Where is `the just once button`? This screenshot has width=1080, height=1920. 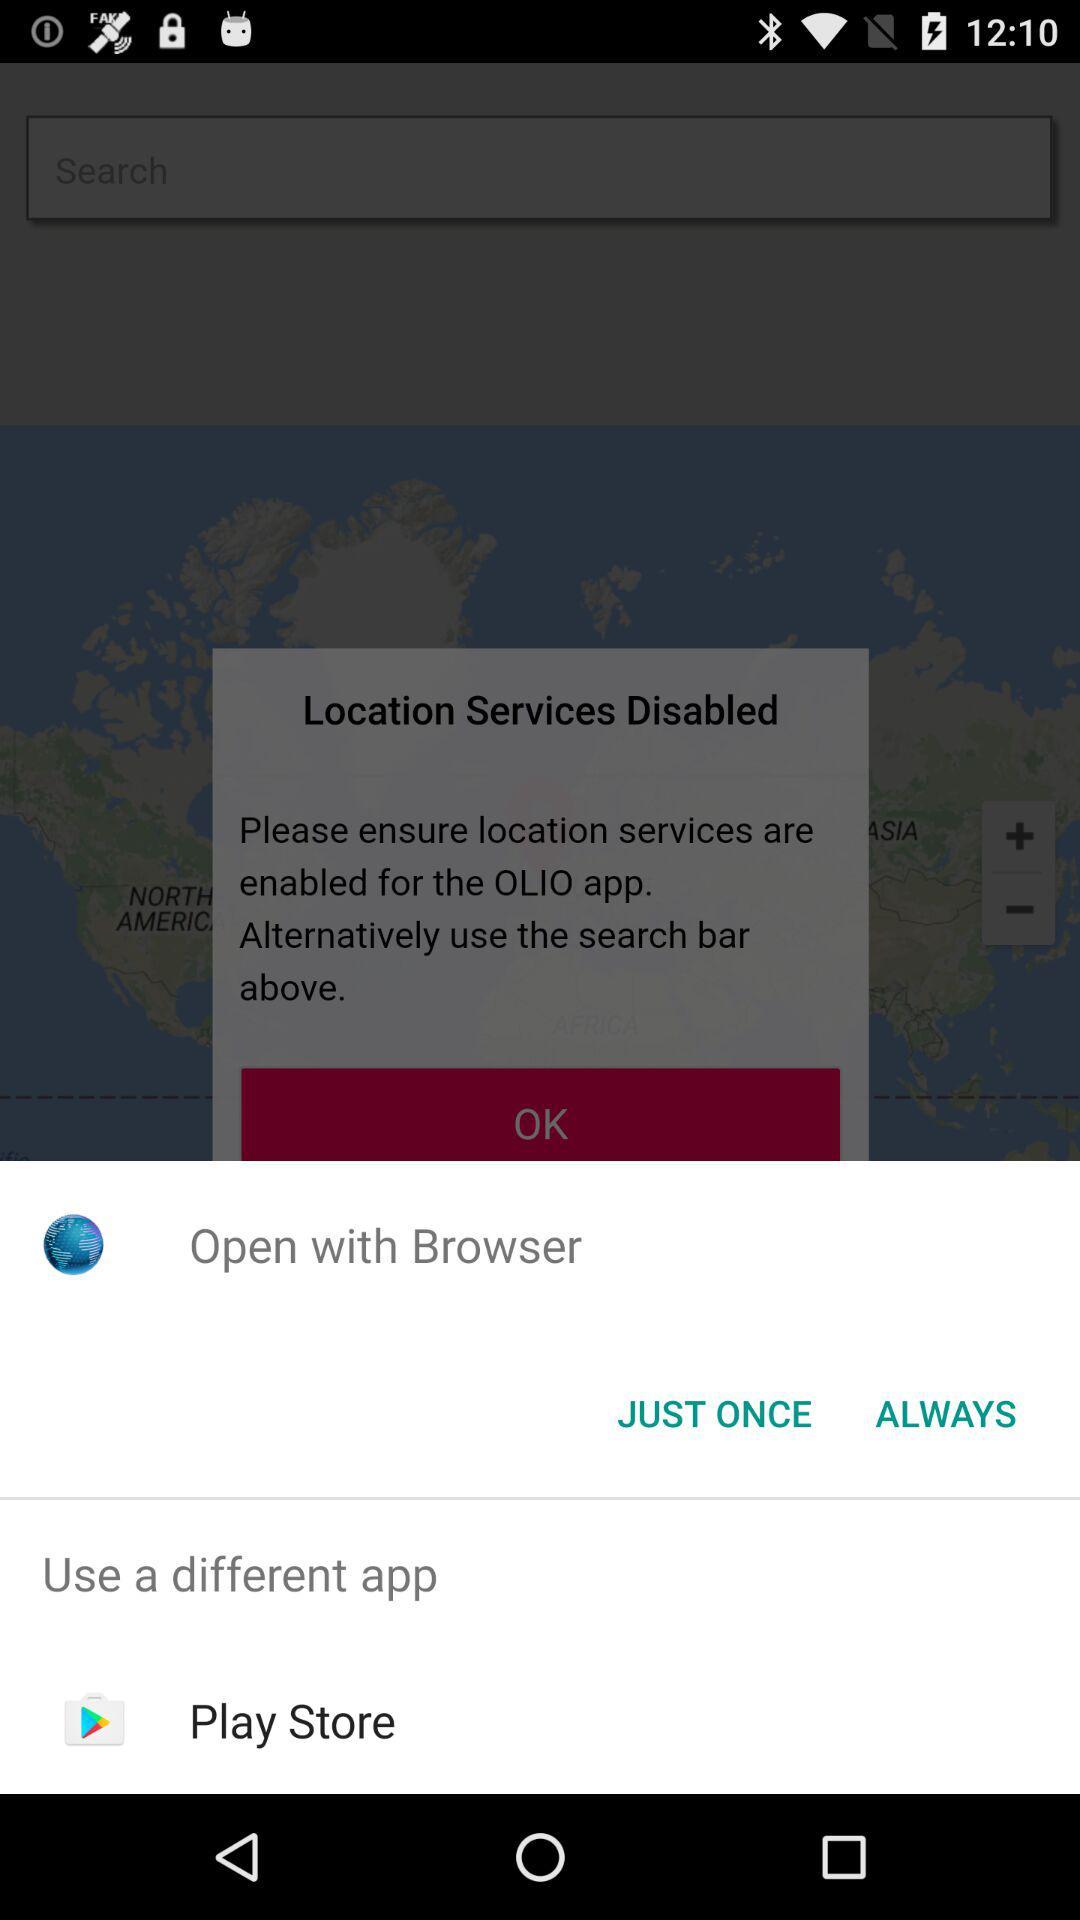
the just once button is located at coordinates (713, 1411).